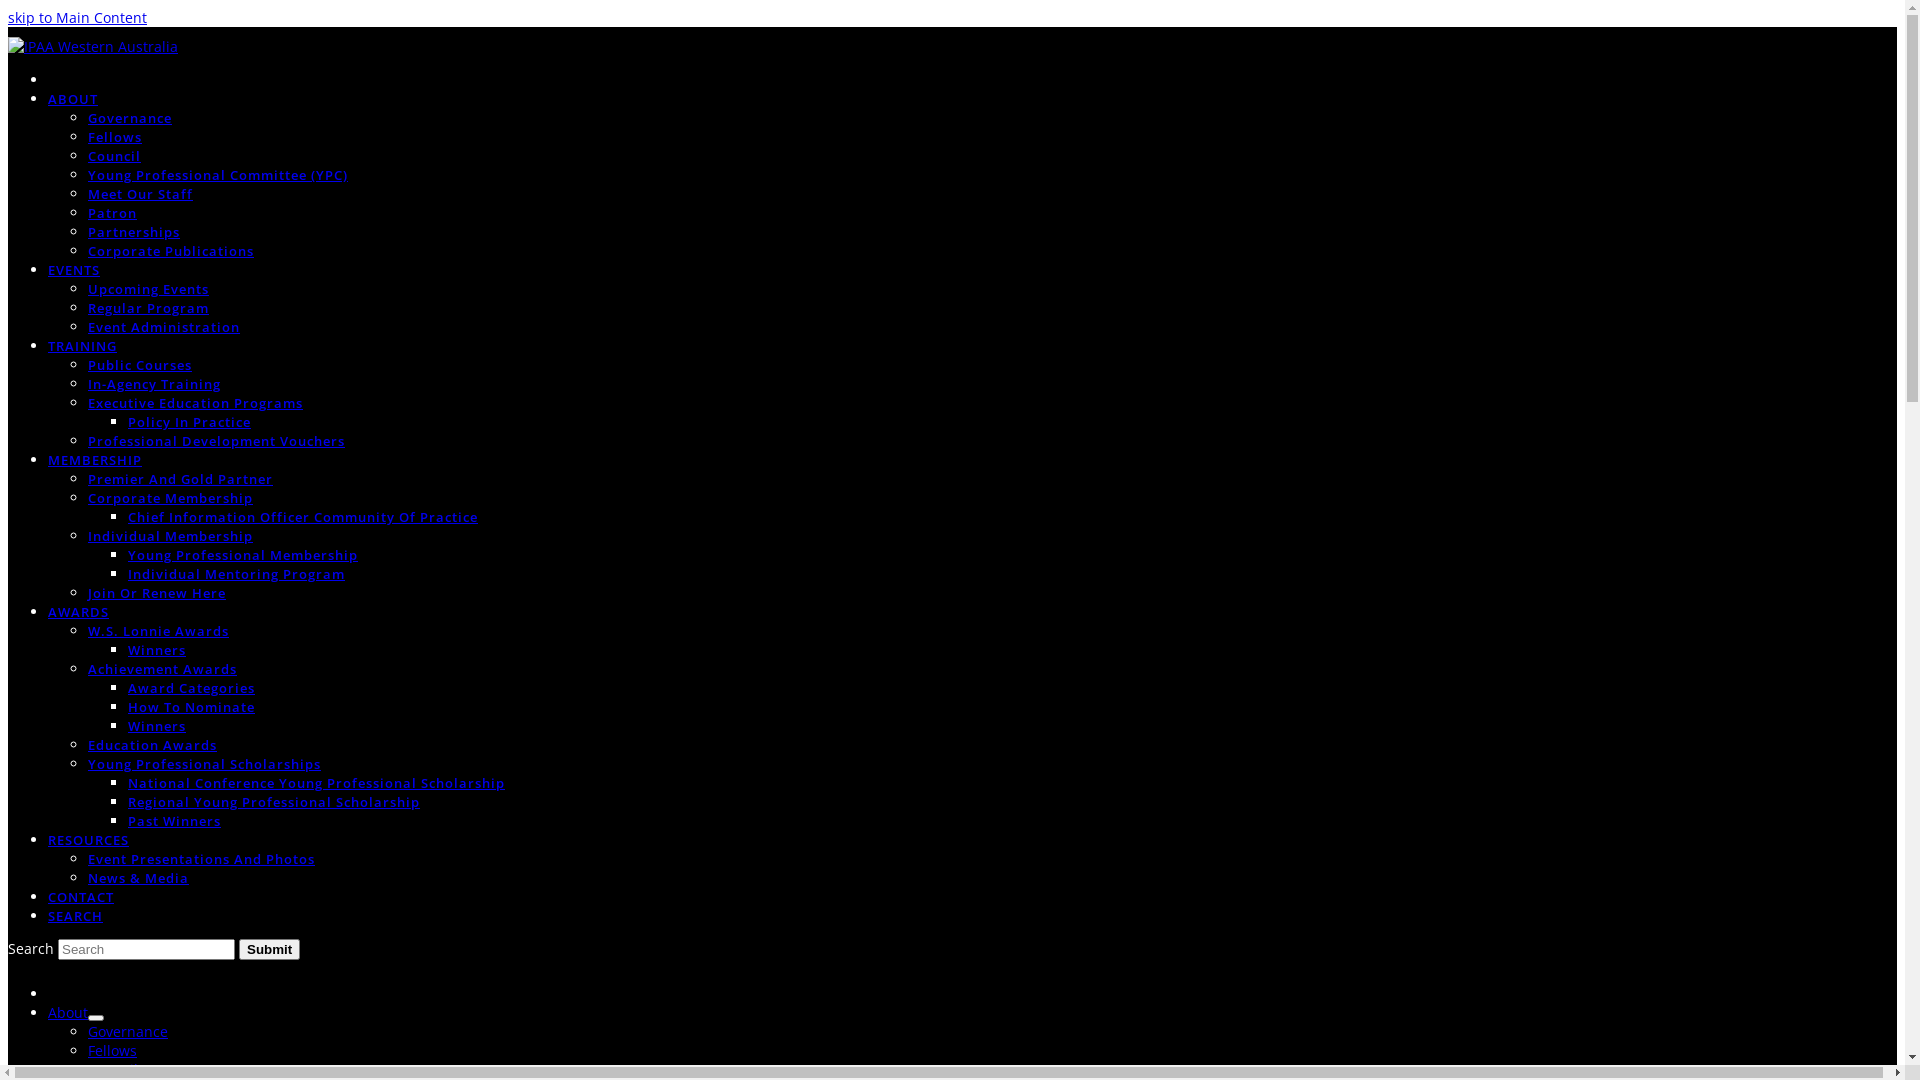 The image size is (1920, 1080). What do you see at coordinates (127, 554) in the screenshot?
I see `'Young Professional Membership'` at bounding box center [127, 554].